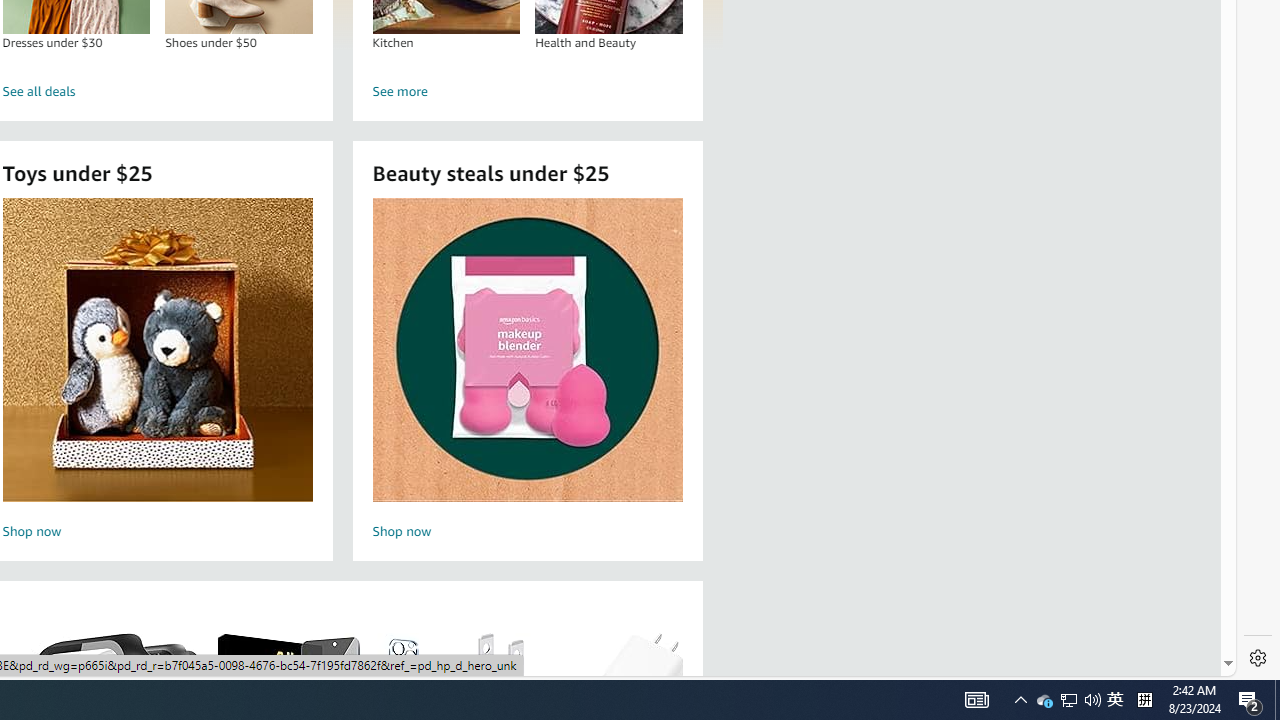 The width and height of the screenshot is (1280, 720). I want to click on 'Beauty steals under $25 Shop now', so click(527, 371).